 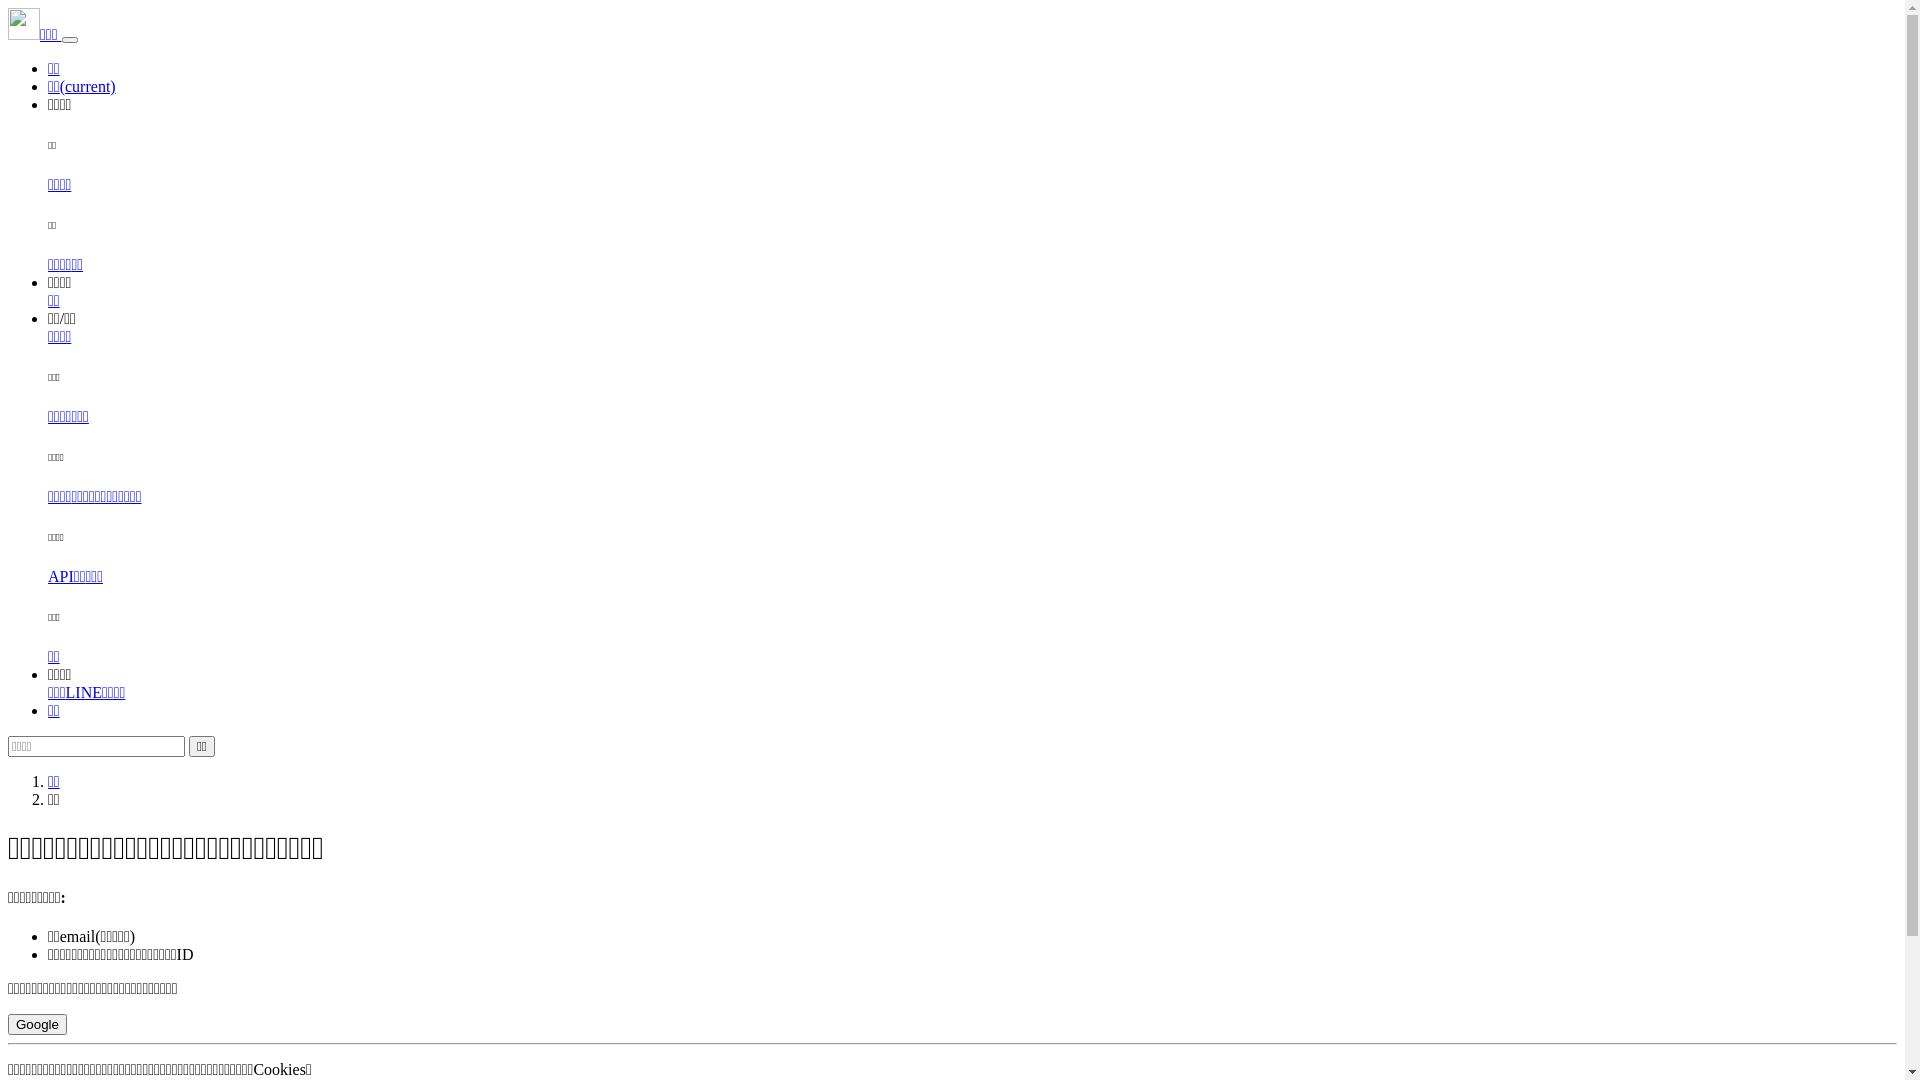 I want to click on 'Google', so click(x=8, y=1024).